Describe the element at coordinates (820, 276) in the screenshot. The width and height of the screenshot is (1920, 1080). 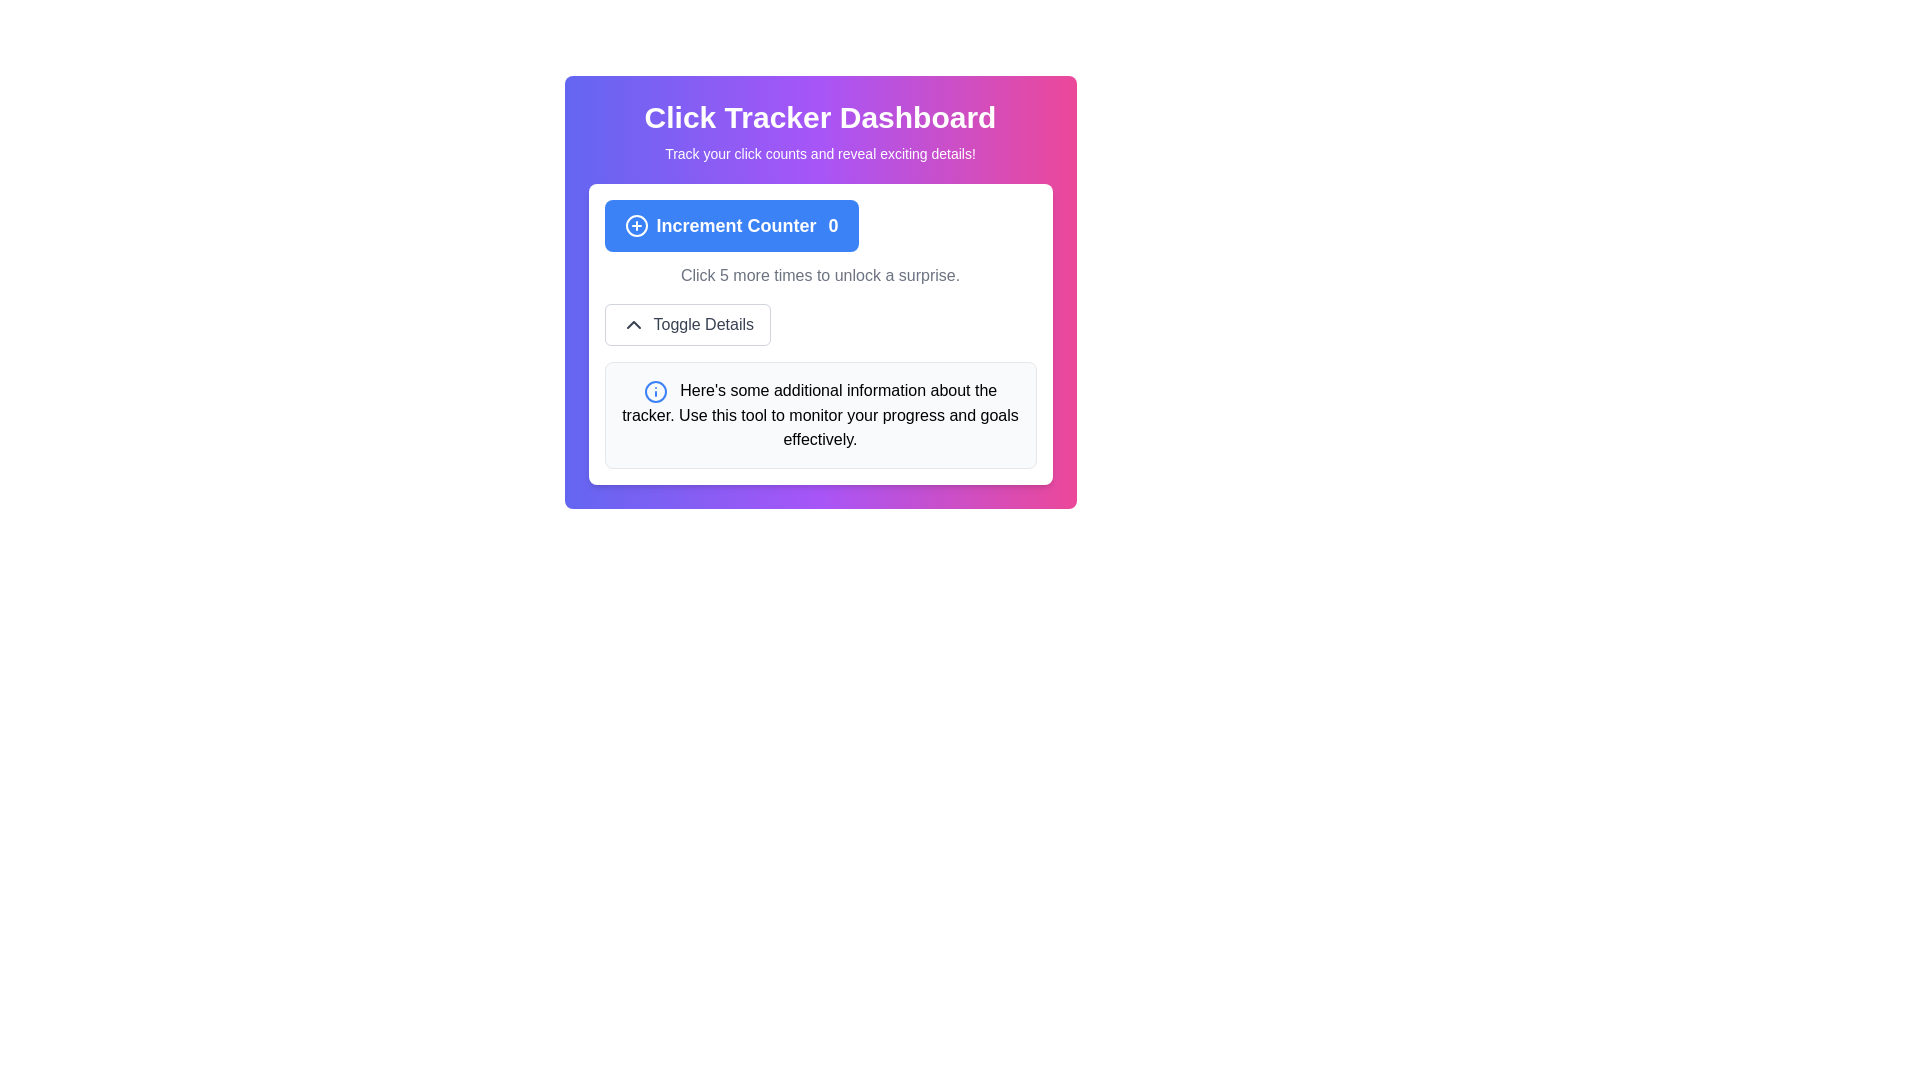
I see `the Text Label that provides feedback and motivation, located within a white card interface below the 'Increment Counter 0' button and above the 'Toggle Details' button, centered horizontally within the card` at that location.